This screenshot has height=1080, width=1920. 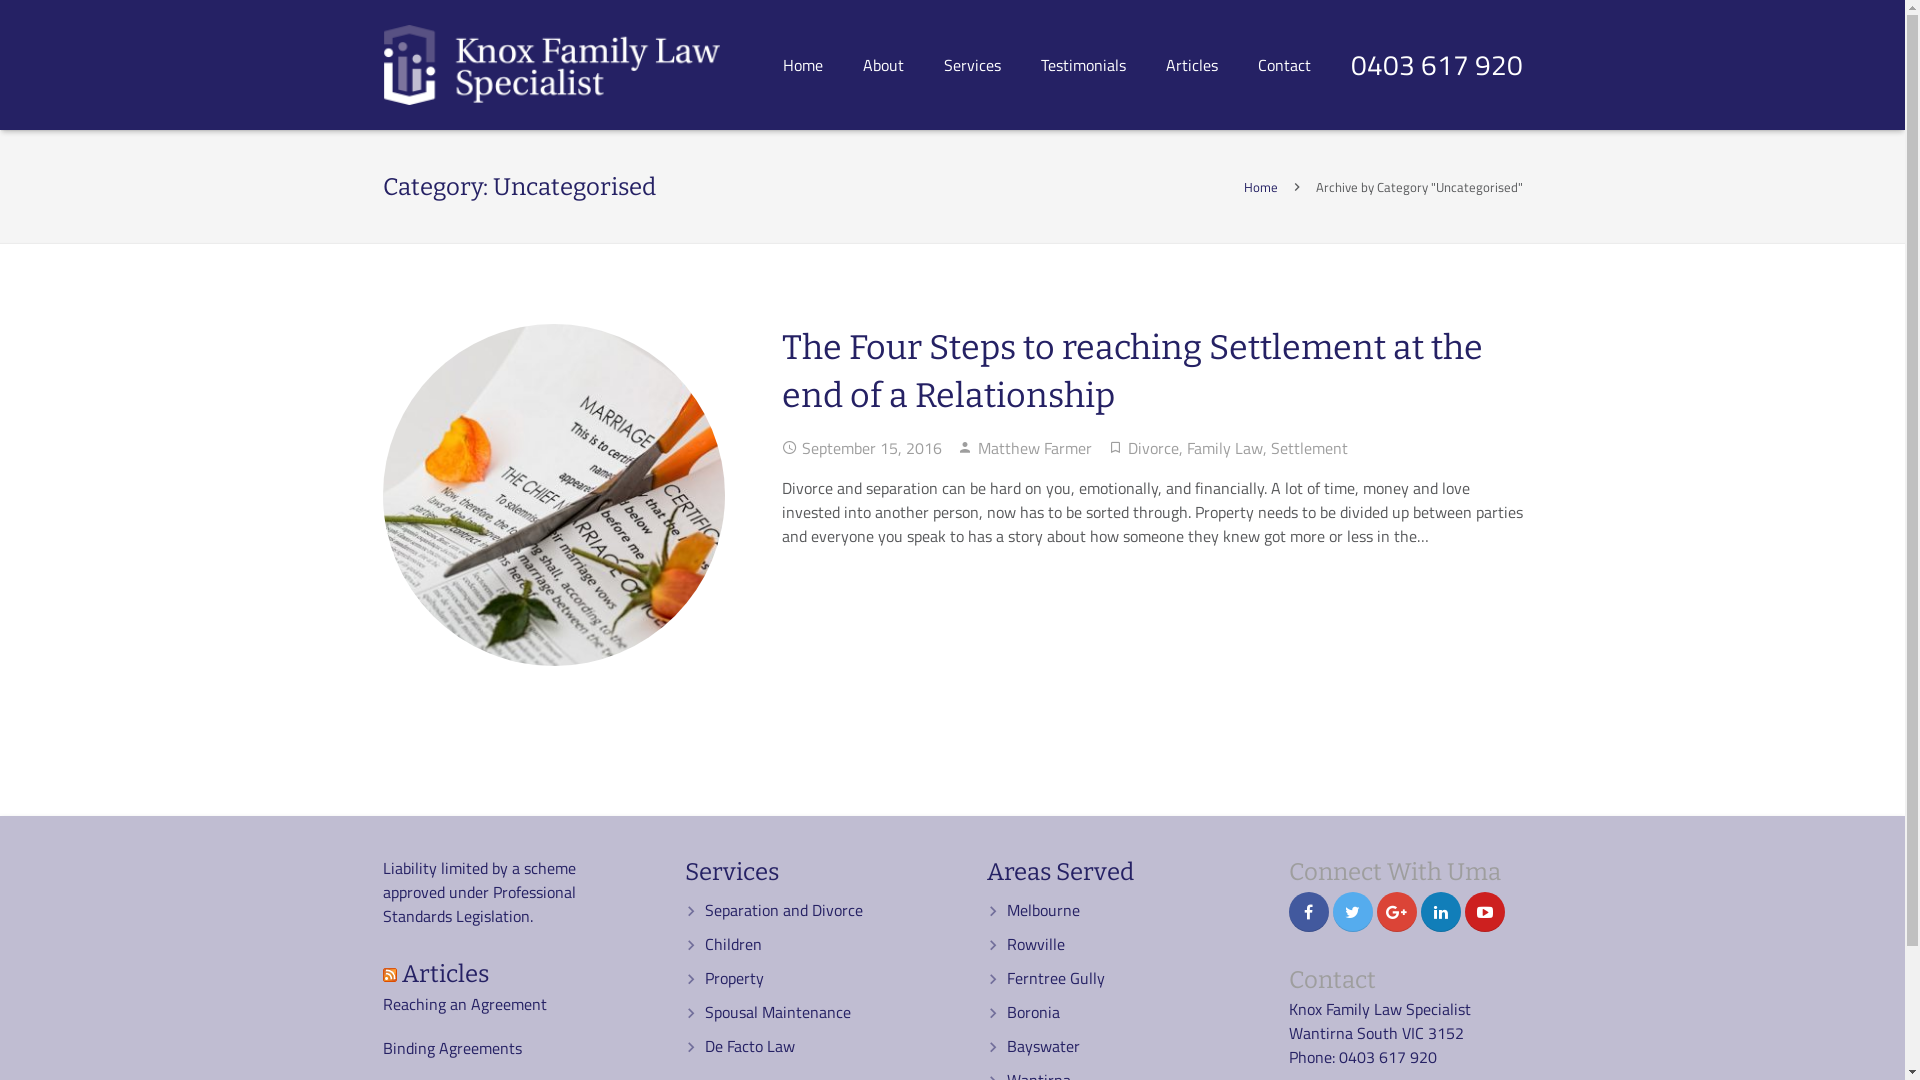 What do you see at coordinates (748, 1044) in the screenshot?
I see `'De Facto Law'` at bounding box center [748, 1044].